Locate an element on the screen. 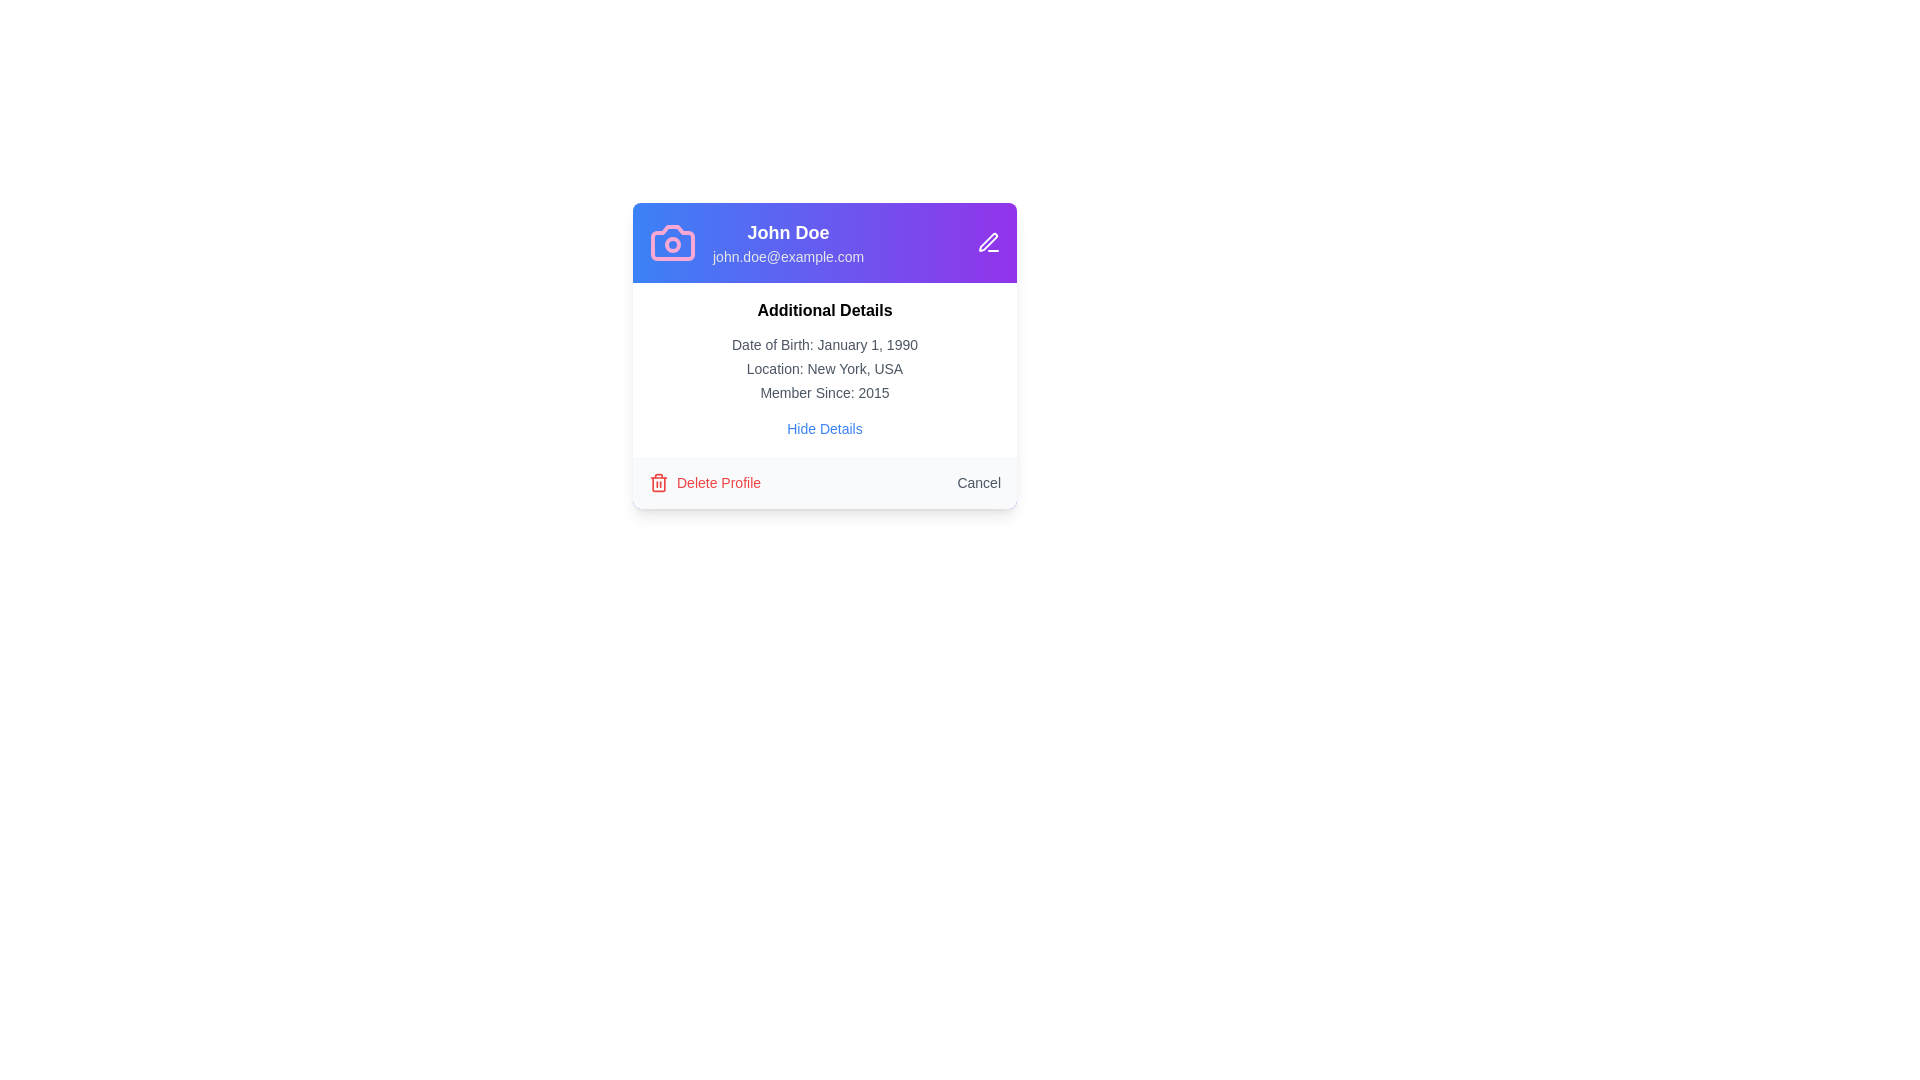 Image resolution: width=1920 pixels, height=1080 pixels. text of the heading element displaying 'Additional Details' in bold, which is centrally positioned above the user details section is located at coordinates (825, 311).